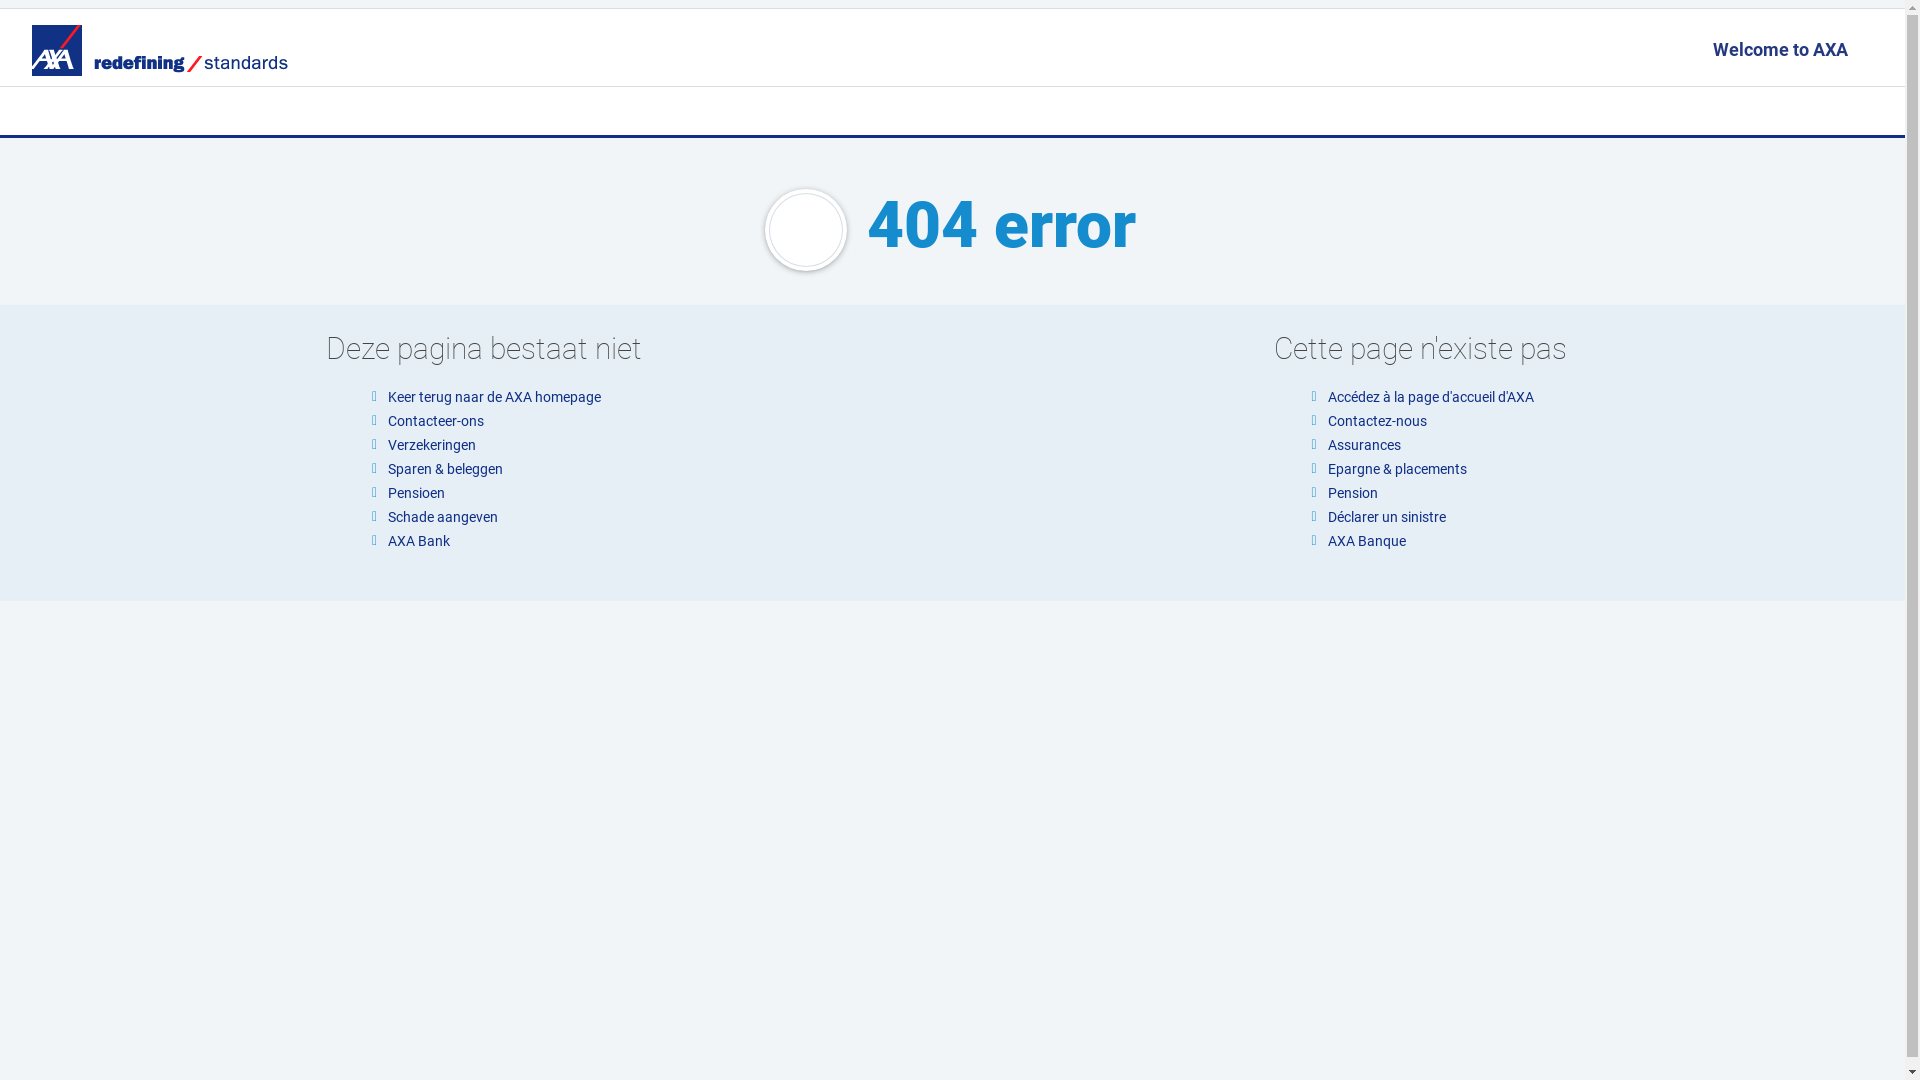 This screenshot has height=1080, width=1920. I want to click on 'Schade aangeven', so click(441, 515).